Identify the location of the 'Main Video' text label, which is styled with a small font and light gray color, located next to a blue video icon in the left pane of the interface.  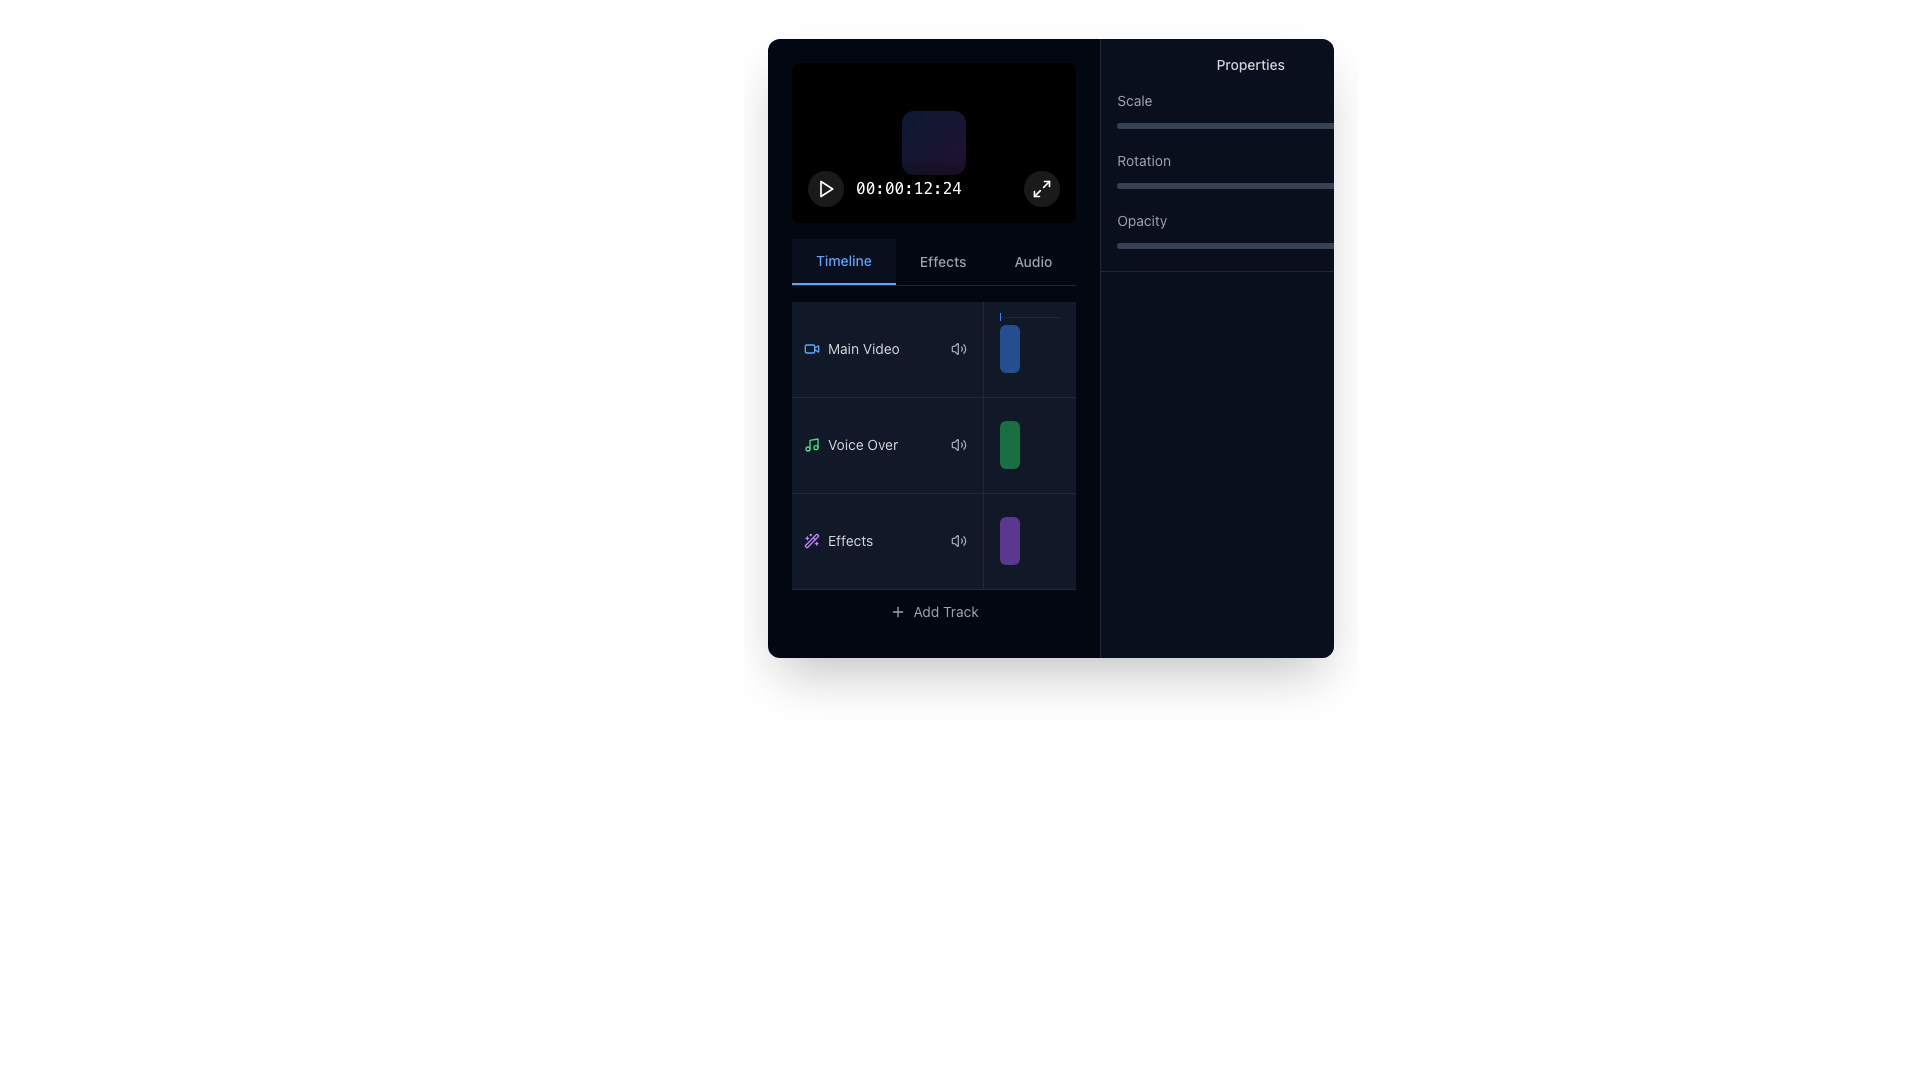
(863, 348).